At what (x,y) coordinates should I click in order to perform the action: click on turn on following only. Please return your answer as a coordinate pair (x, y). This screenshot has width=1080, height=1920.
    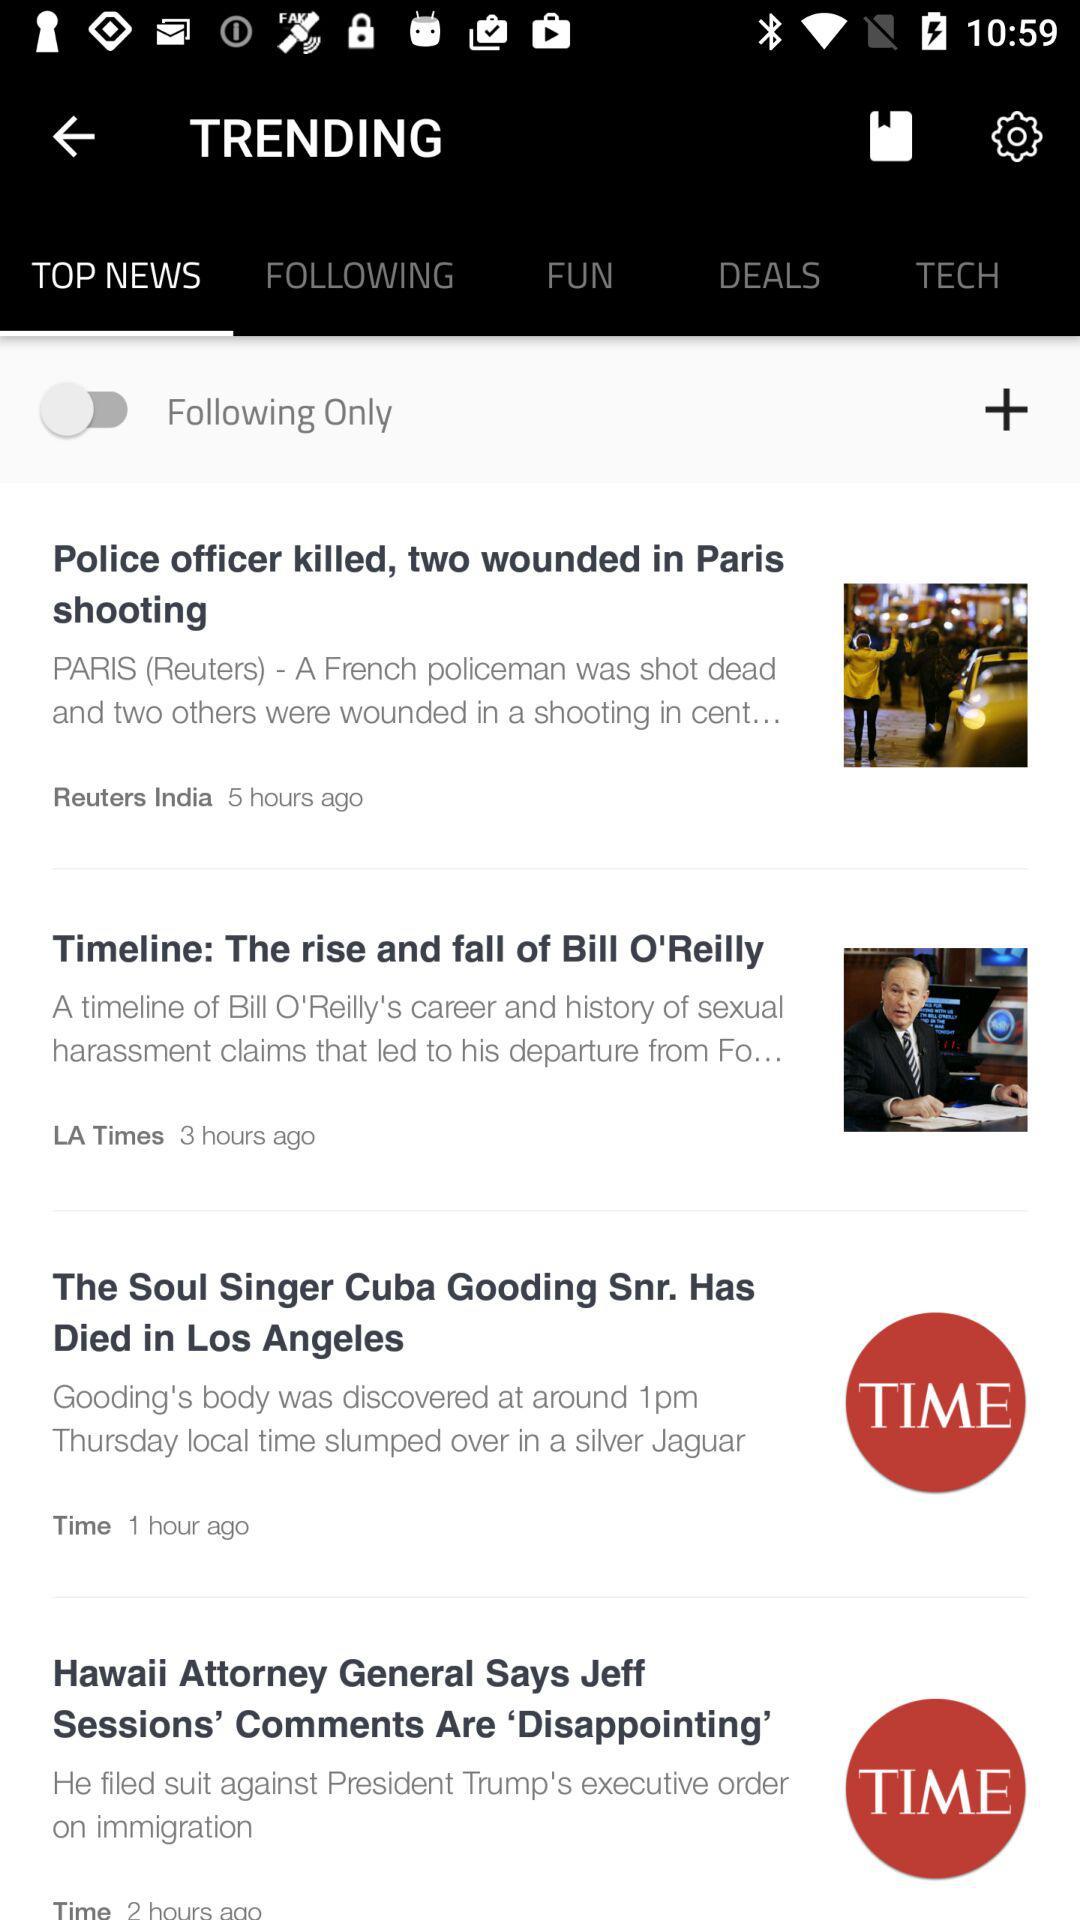
    Looking at the image, I should click on (93, 408).